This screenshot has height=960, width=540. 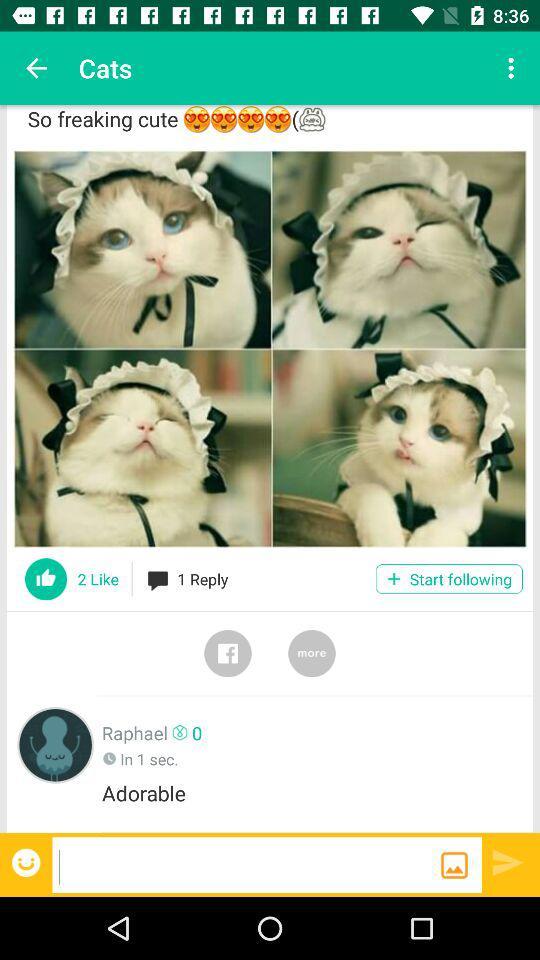 What do you see at coordinates (55, 744) in the screenshot?
I see `the item to the left of the raphael` at bounding box center [55, 744].